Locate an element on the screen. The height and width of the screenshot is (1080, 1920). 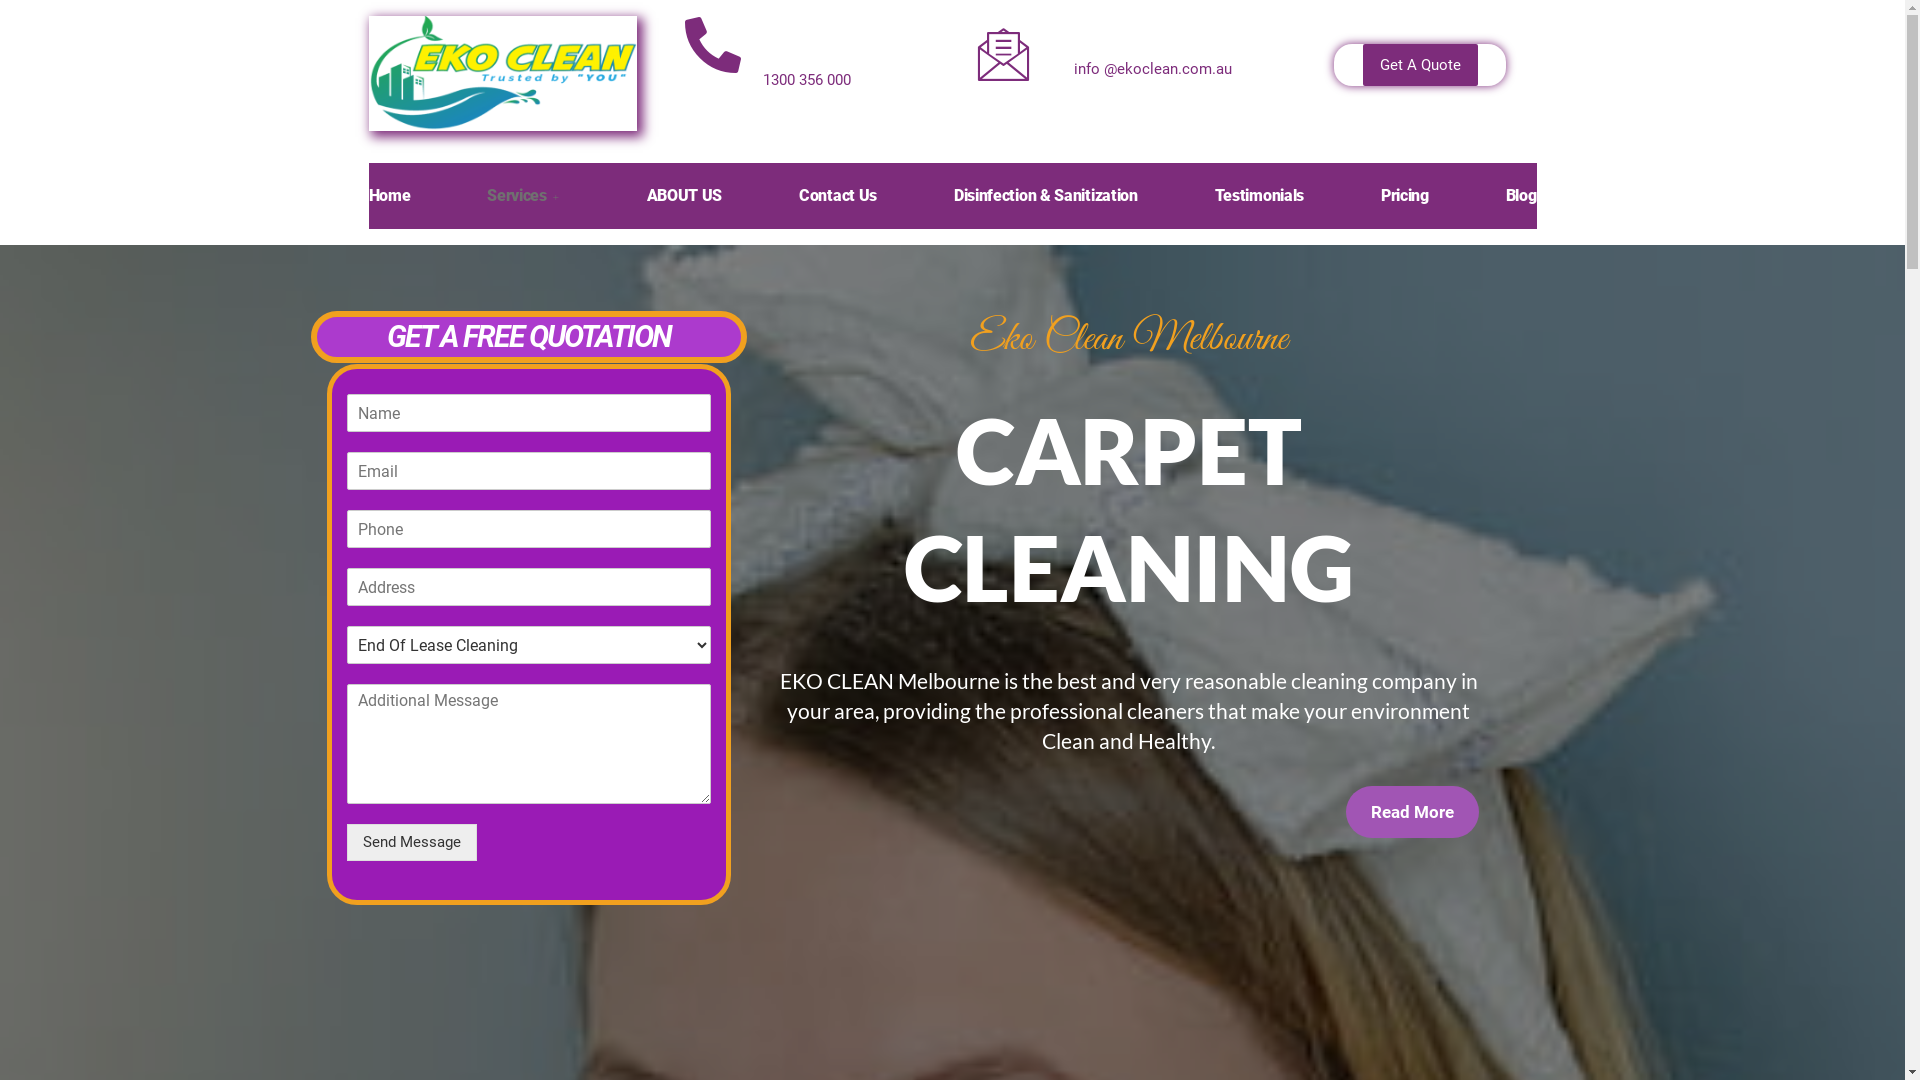
'Testimonials' is located at coordinates (1213, 196).